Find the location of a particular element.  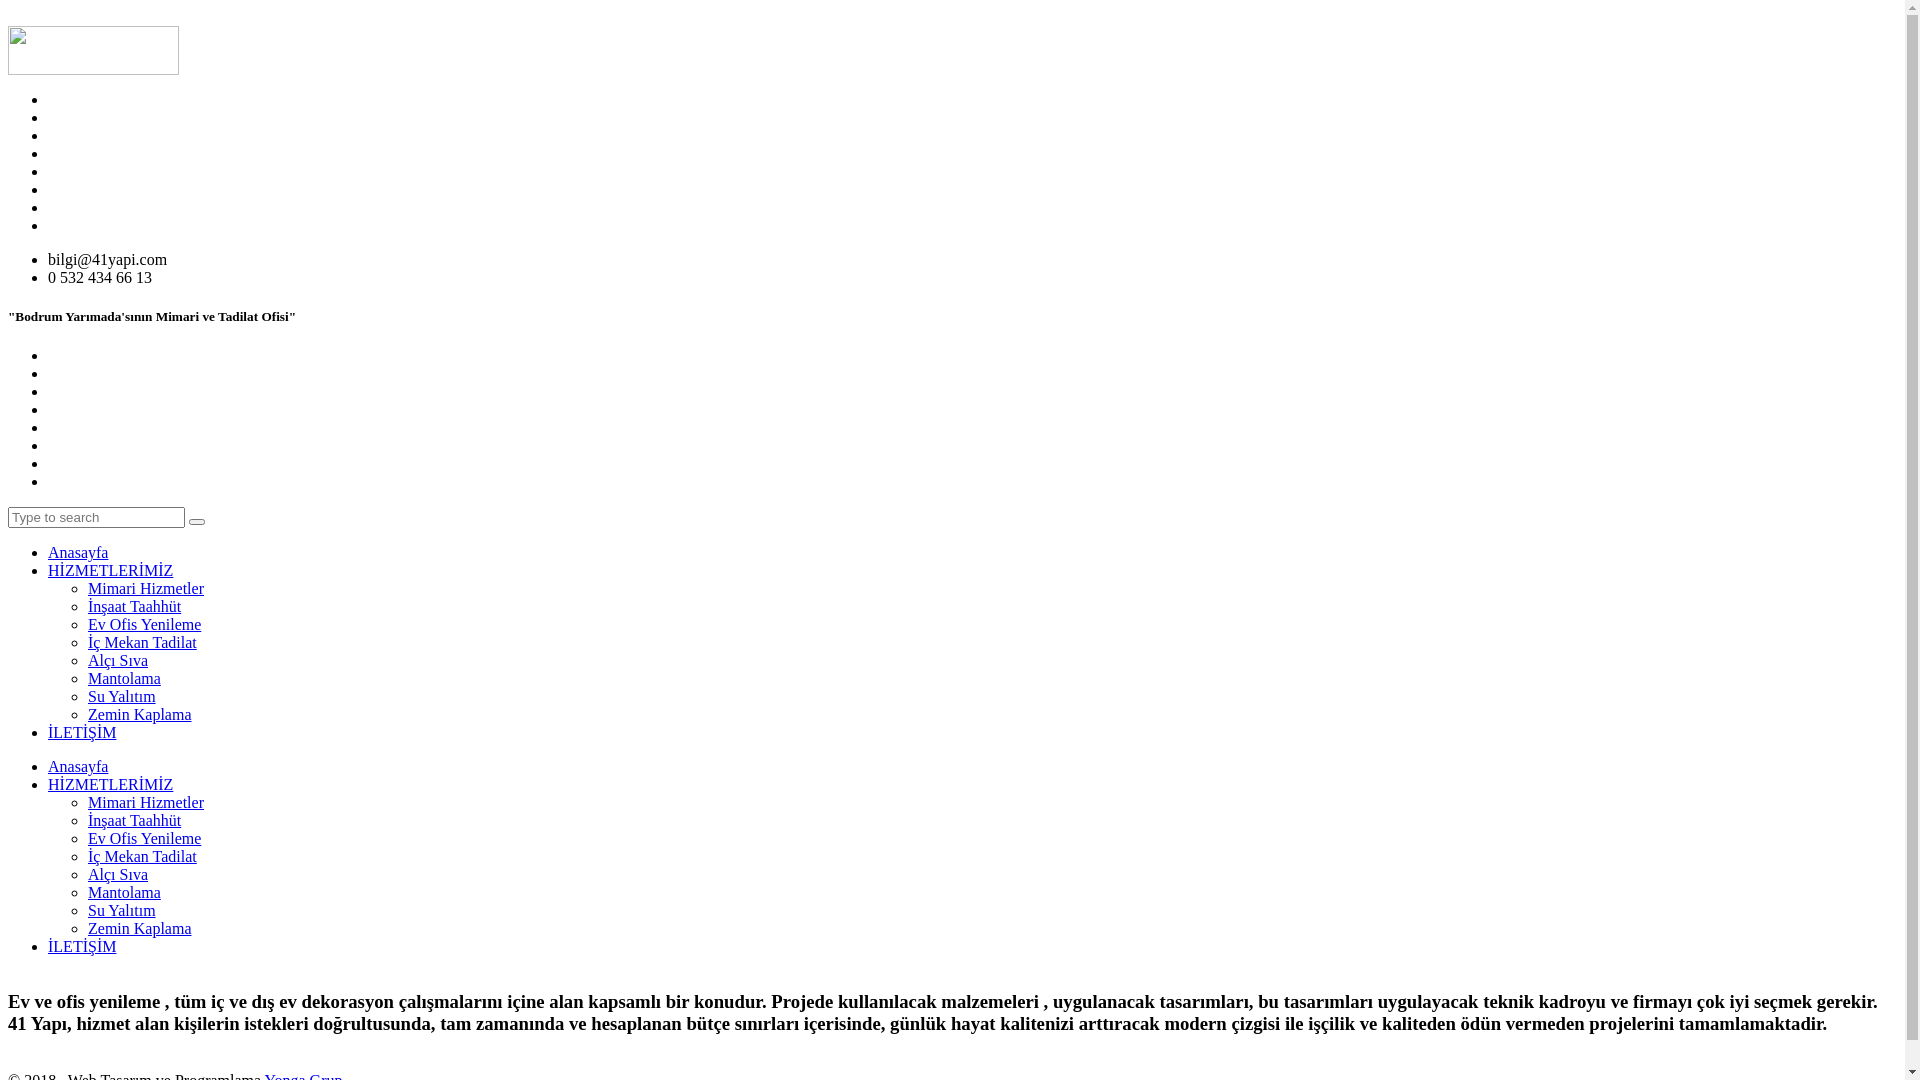

'Anasayfa' is located at coordinates (77, 552).